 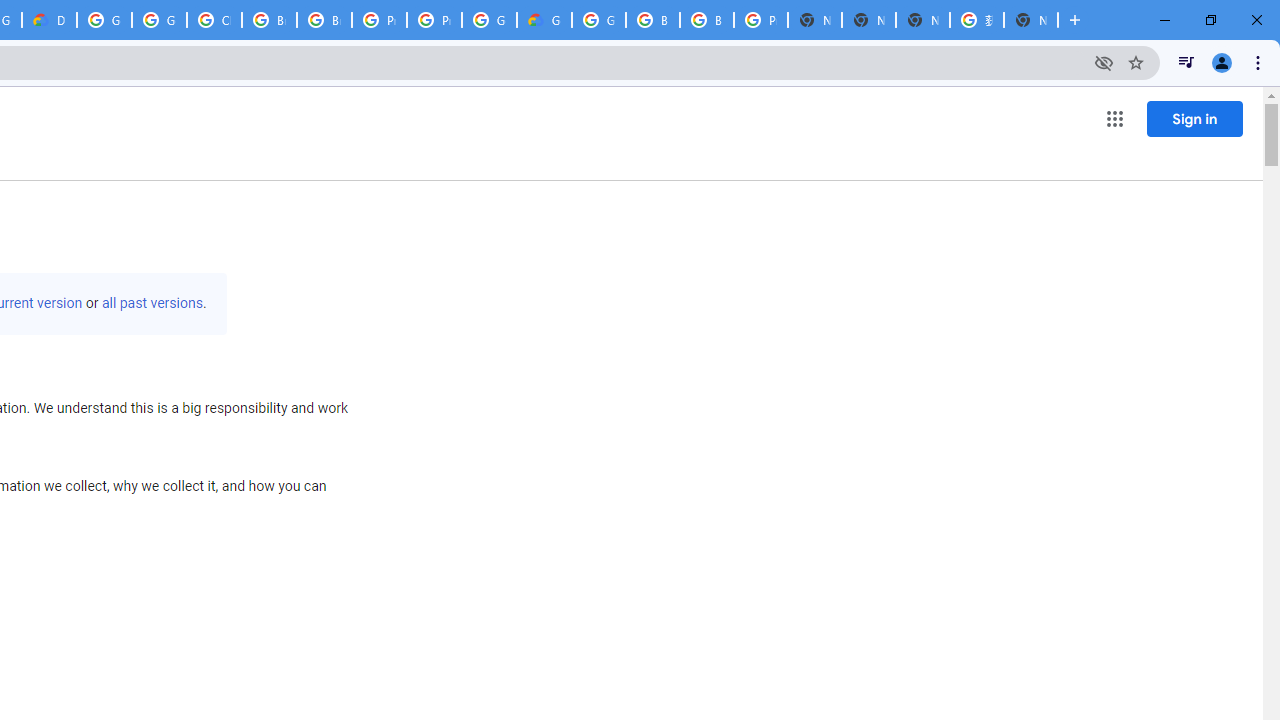 I want to click on 'New Tab', so click(x=1031, y=20).